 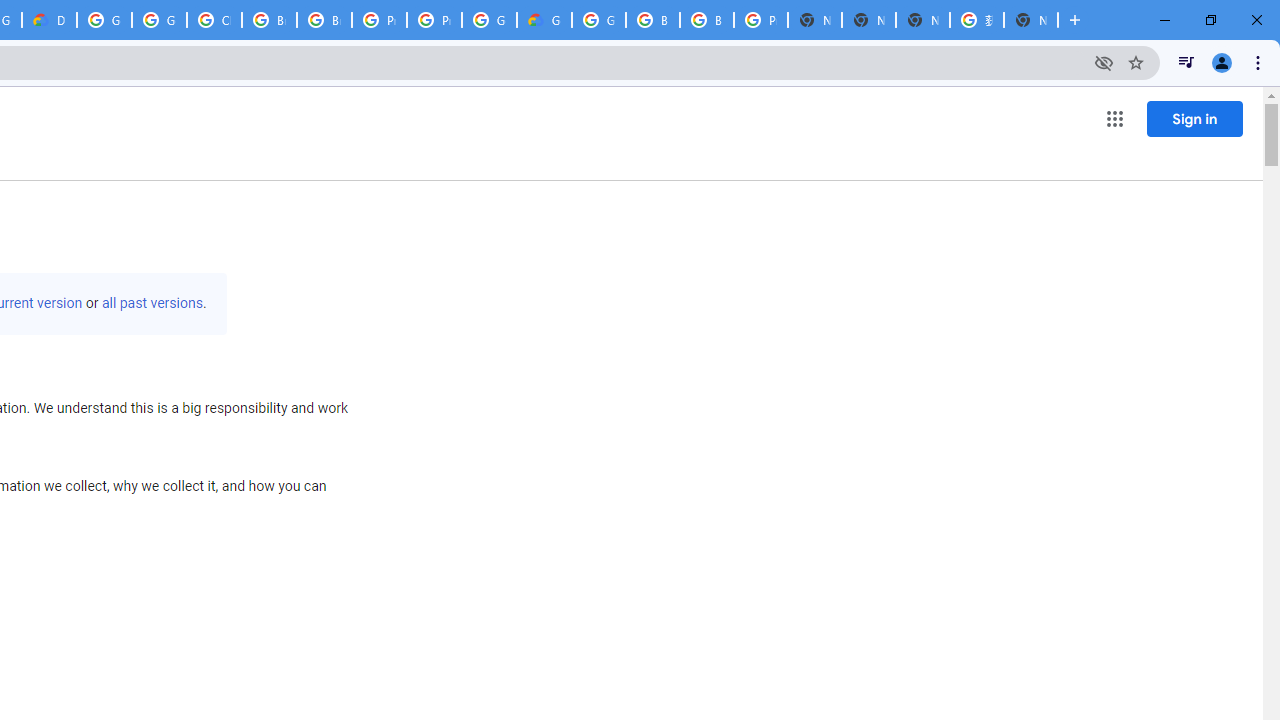 I want to click on 'New Tab', so click(x=1031, y=20).